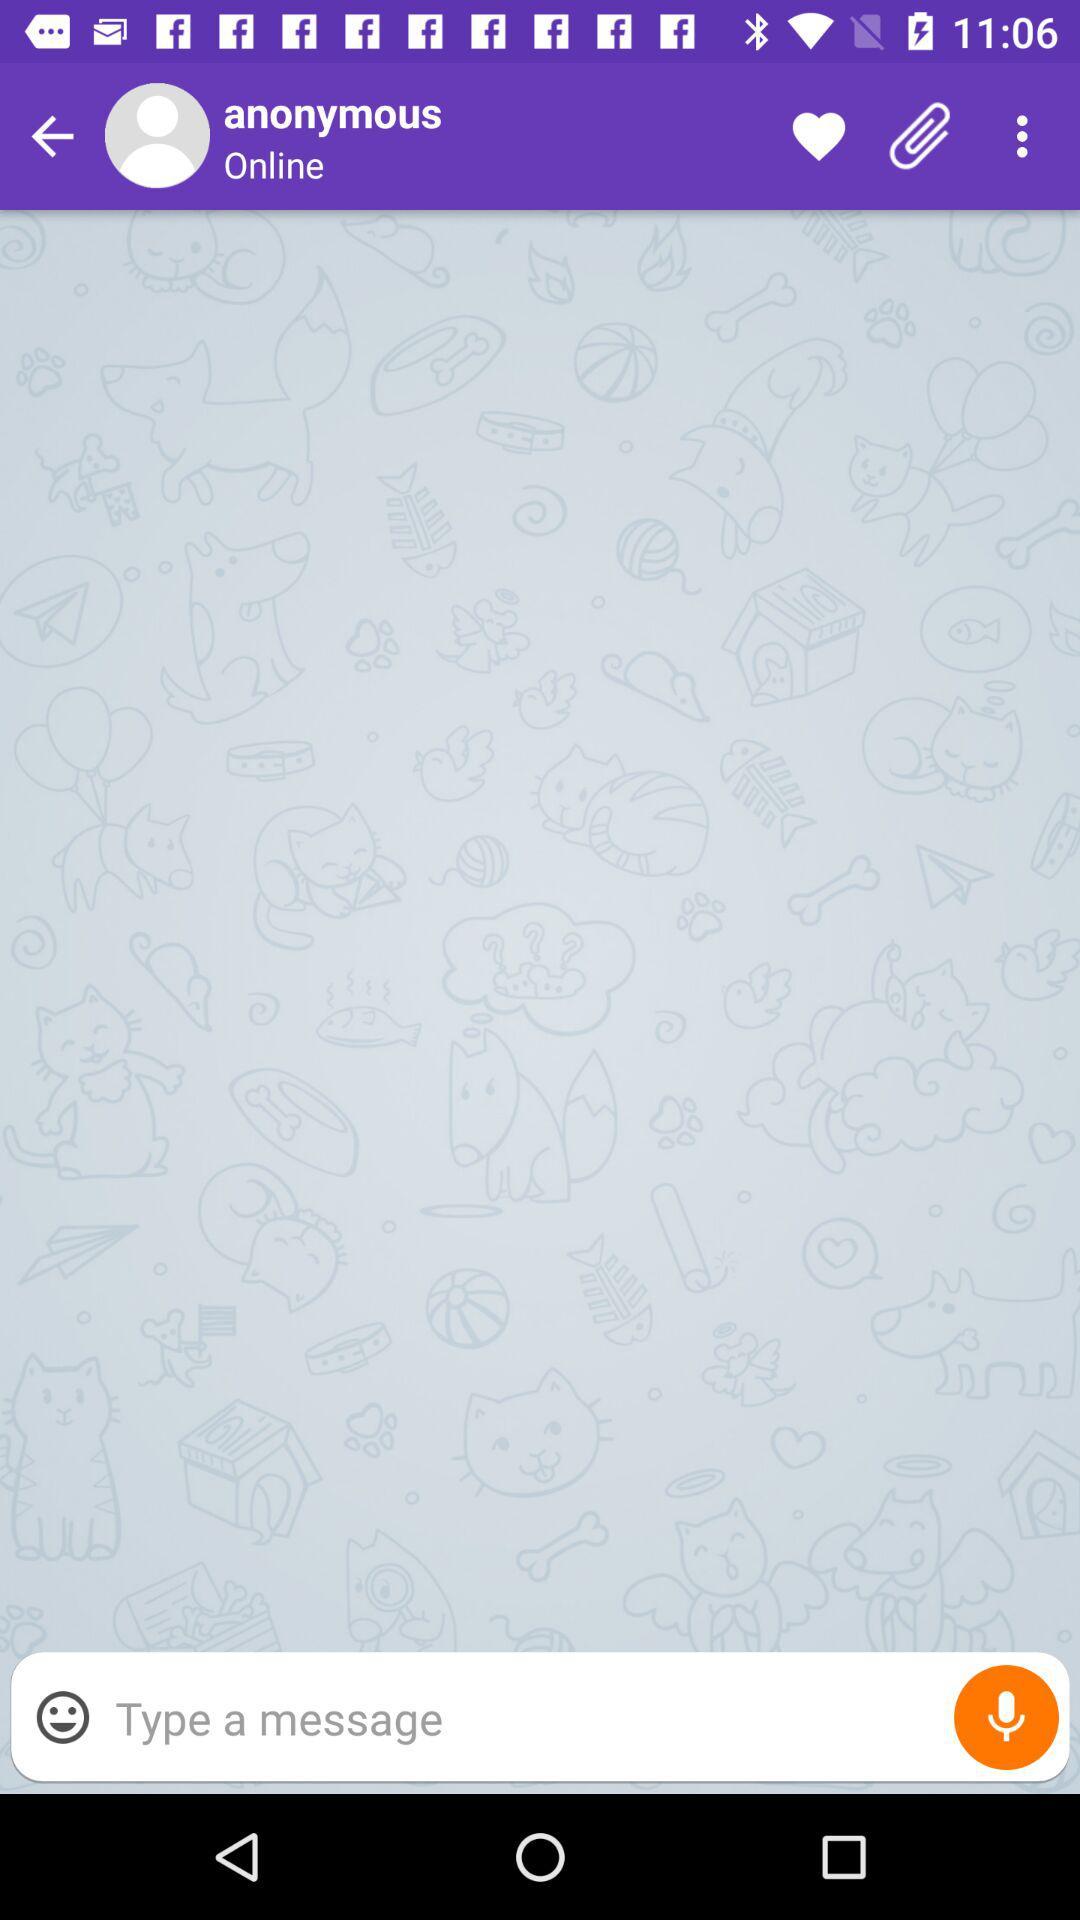 Image resolution: width=1080 pixels, height=1920 pixels. Describe the element at coordinates (1006, 1716) in the screenshot. I see `item at the bottom right corner` at that location.